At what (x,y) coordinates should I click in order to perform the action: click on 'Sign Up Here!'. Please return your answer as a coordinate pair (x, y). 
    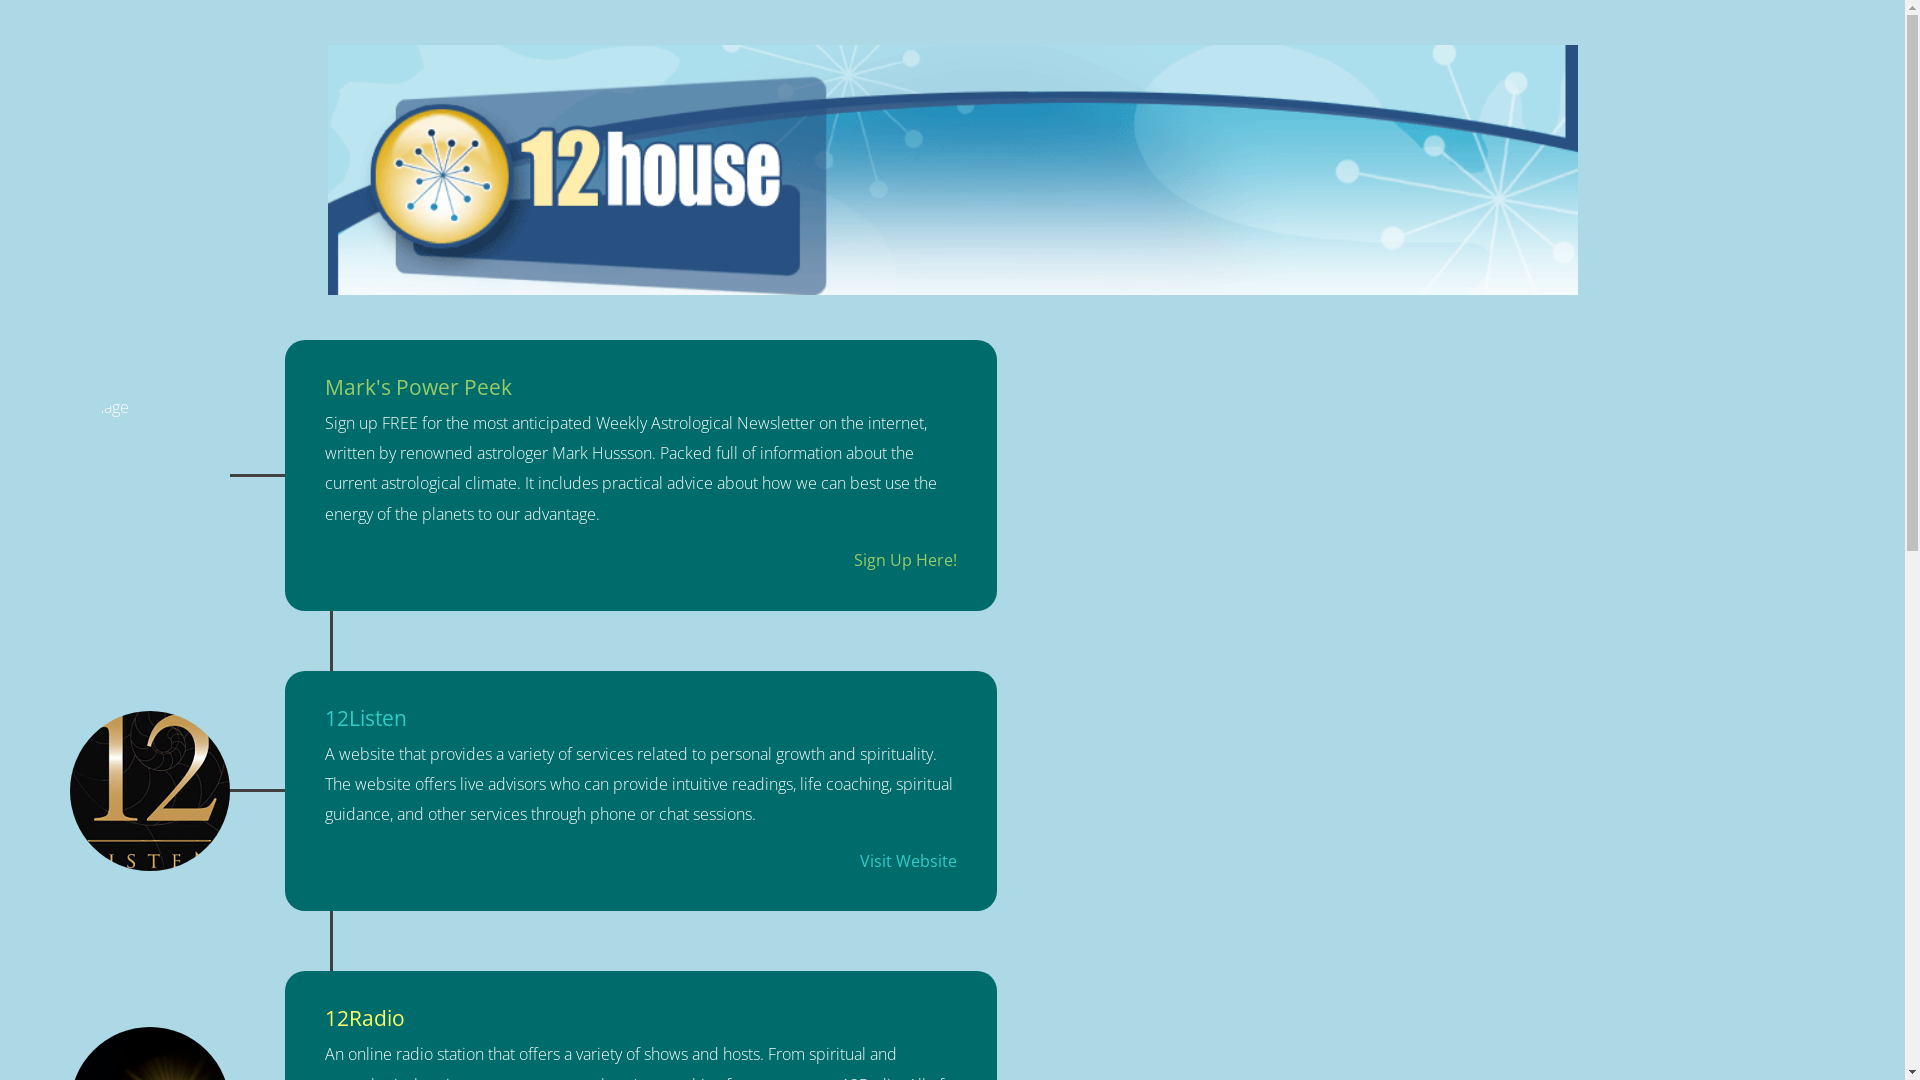
    Looking at the image, I should click on (904, 559).